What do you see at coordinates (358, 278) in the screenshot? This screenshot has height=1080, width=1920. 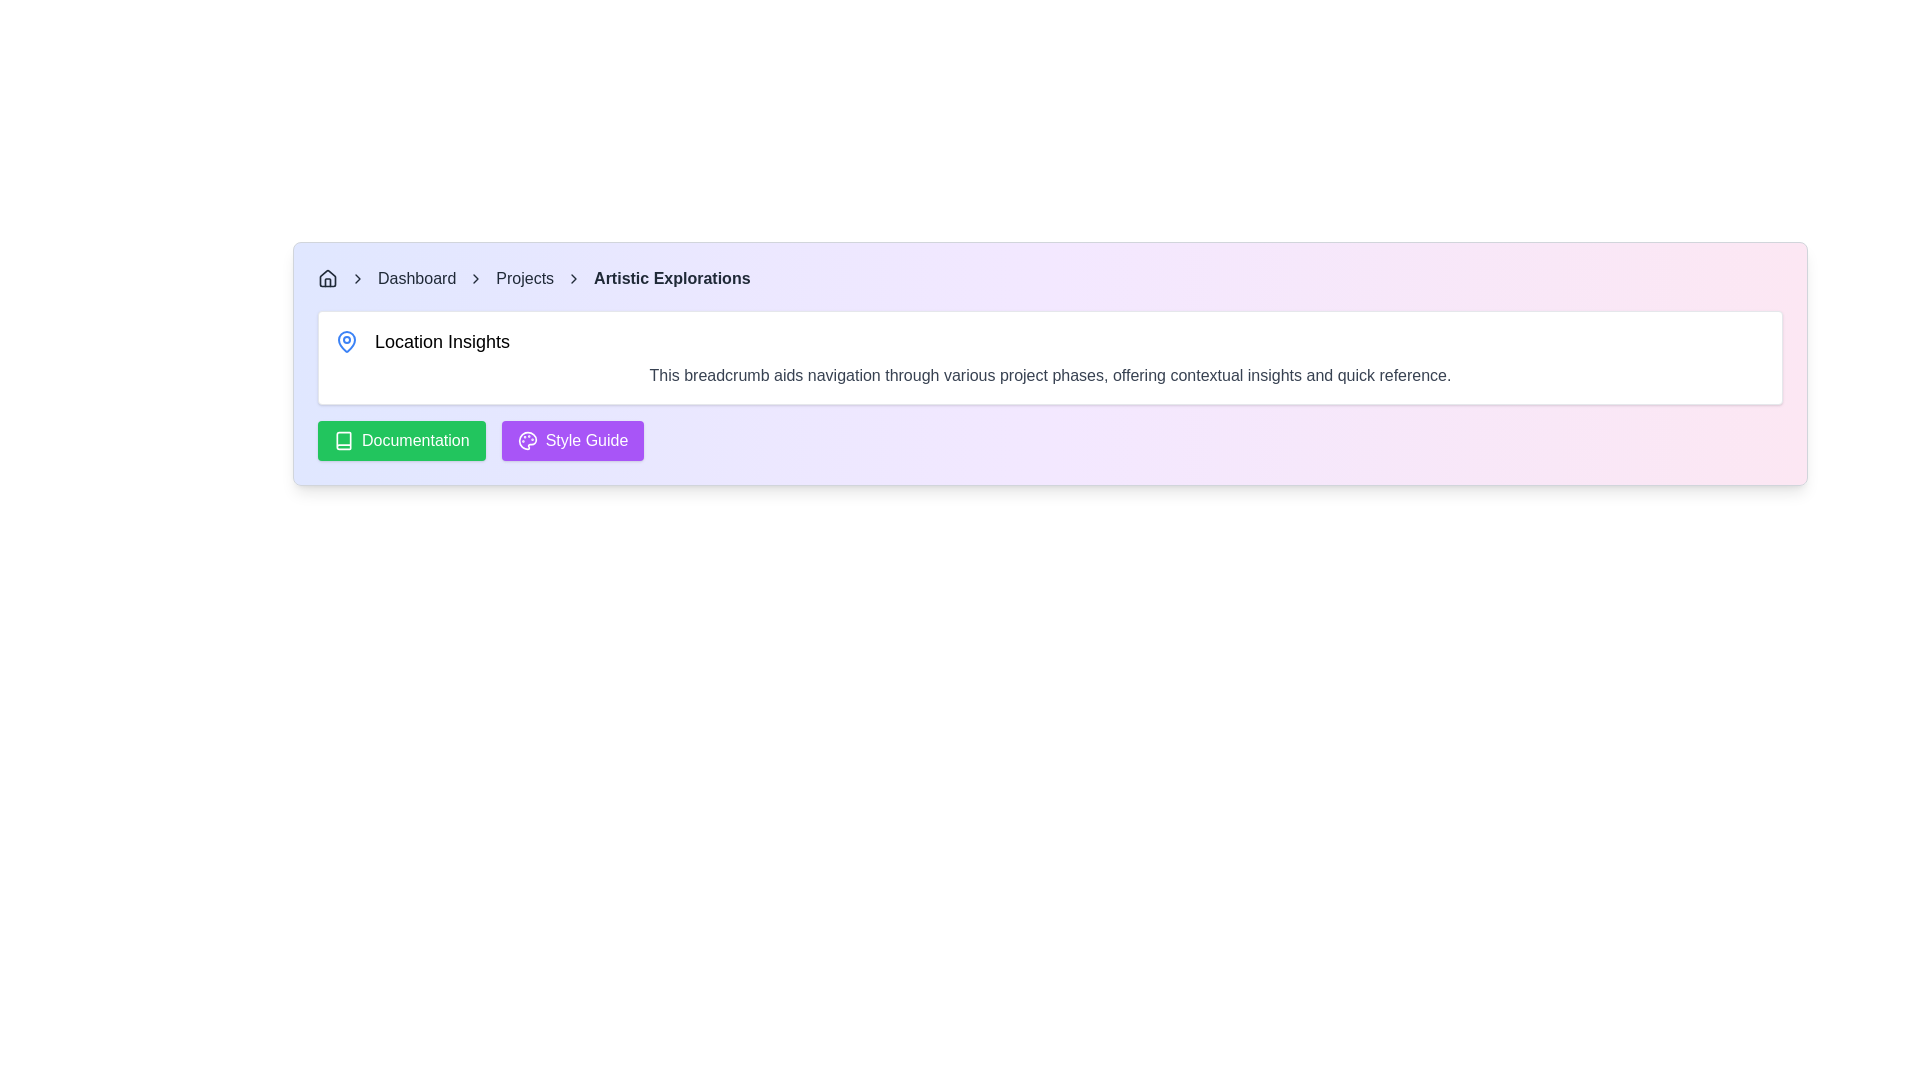 I see `the Chevron Right icon, which is a small right-arrow icon within a circle, located in the breadcrumb navigation system, positioned directly after the home icon and before the 'Dashboard' text` at bounding box center [358, 278].